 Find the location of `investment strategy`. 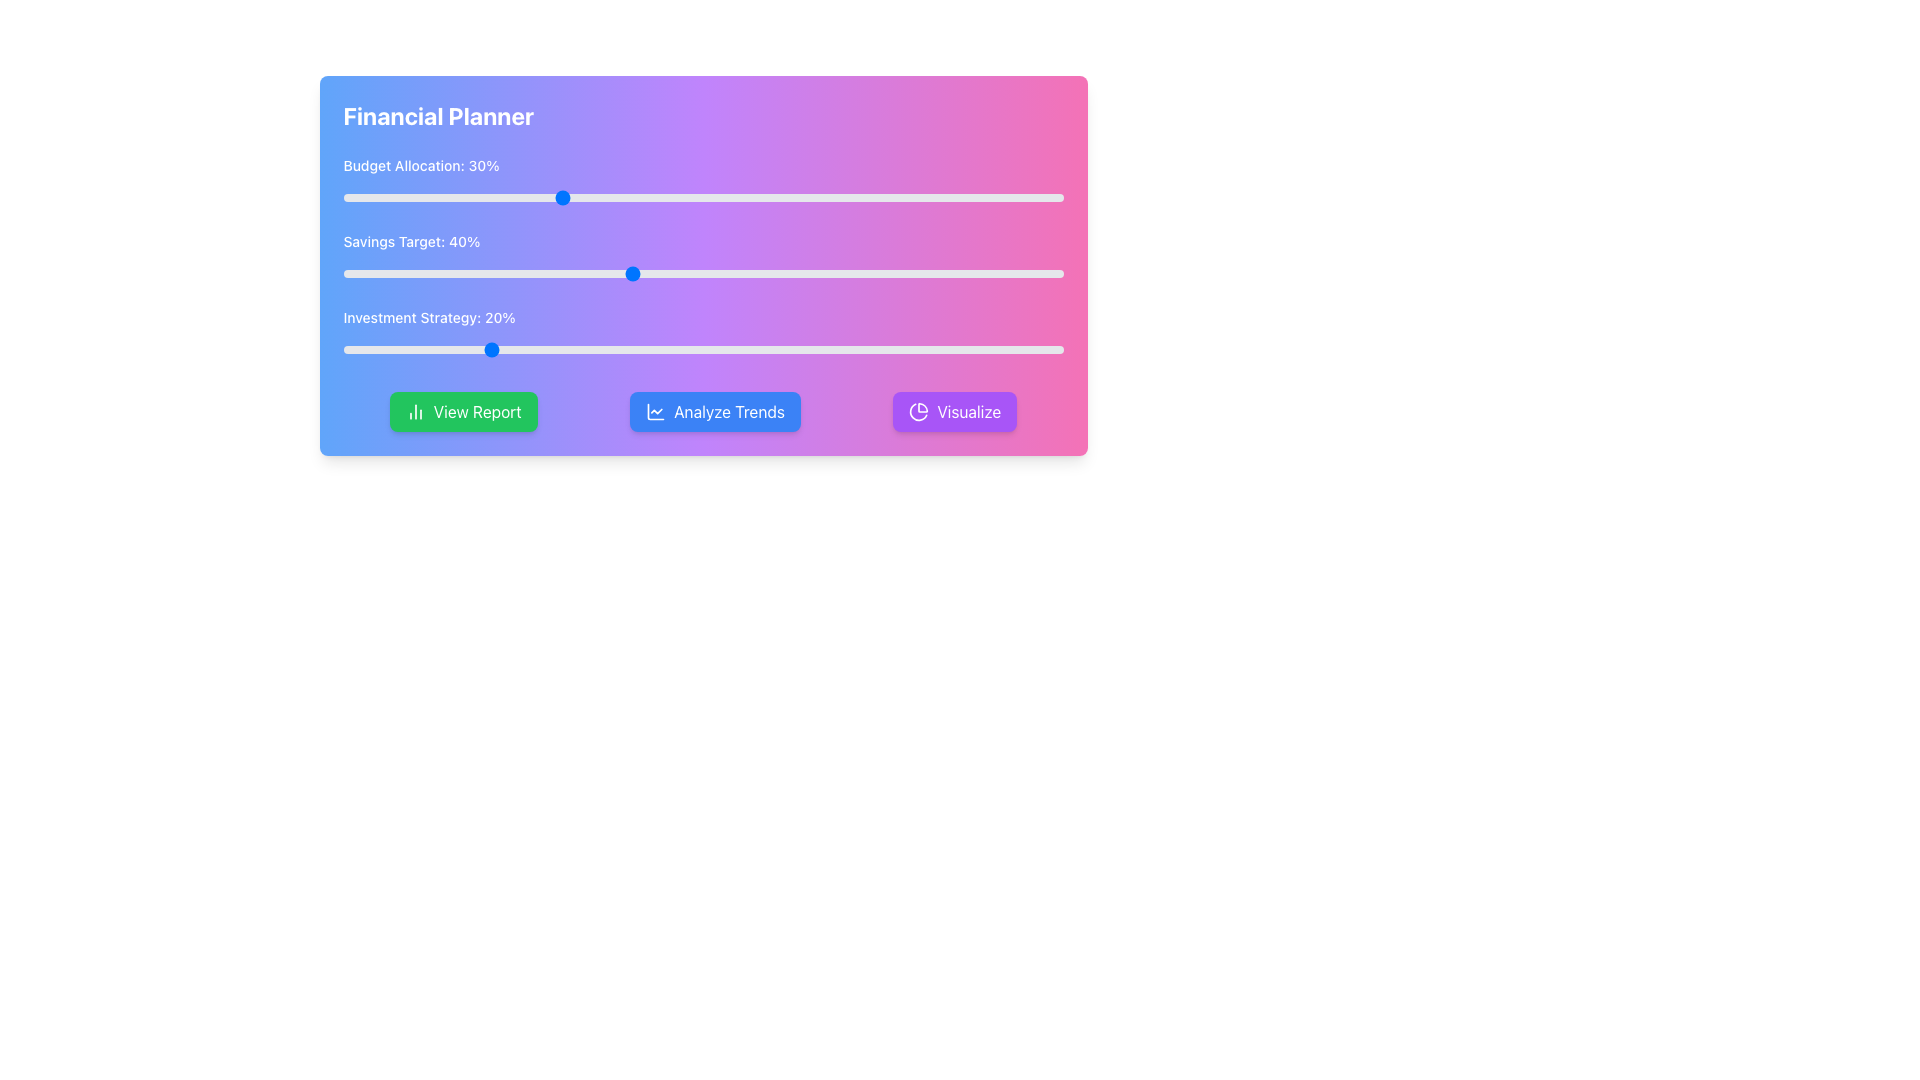

investment strategy is located at coordinates (918, 349).